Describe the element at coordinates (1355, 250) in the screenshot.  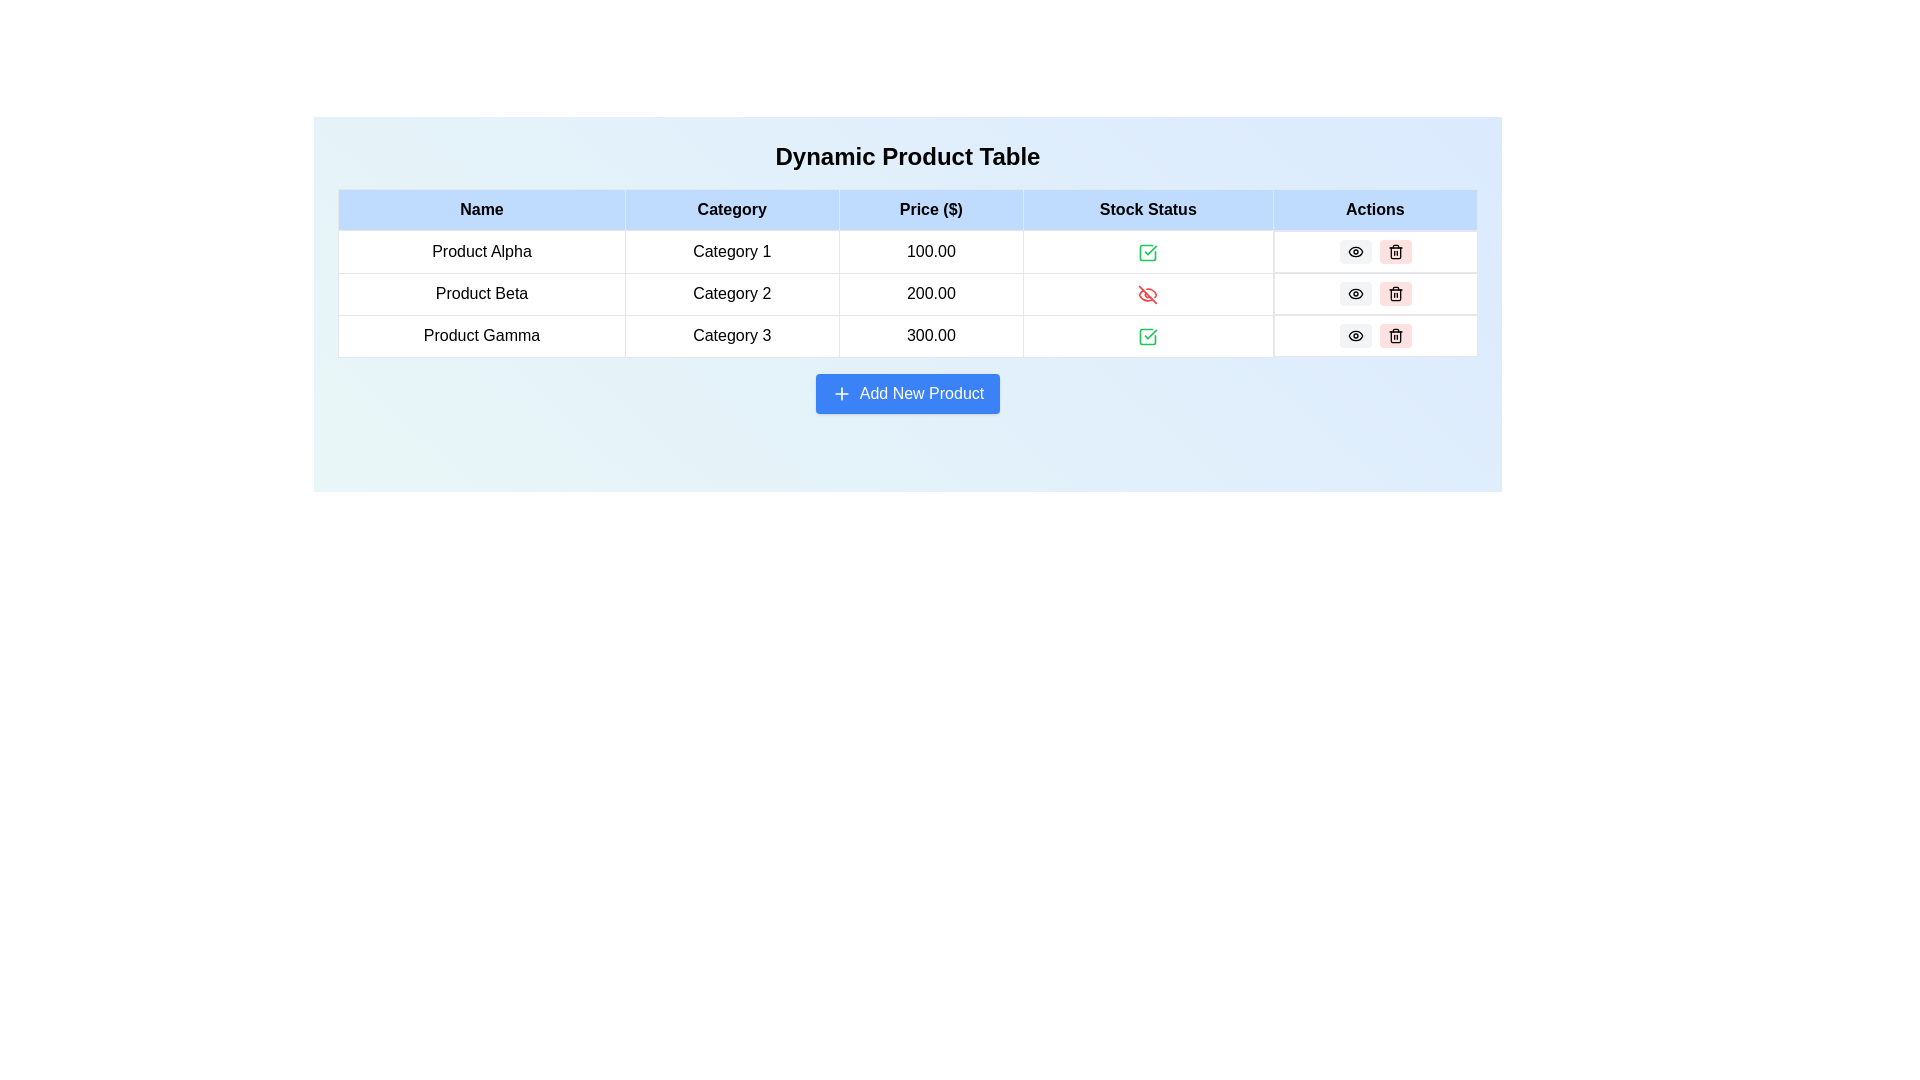
I see `the visibility toggle icon button located in the 'Actions' column of the second row in the table, which is the leftmost icon next to the delete icon` at that location.